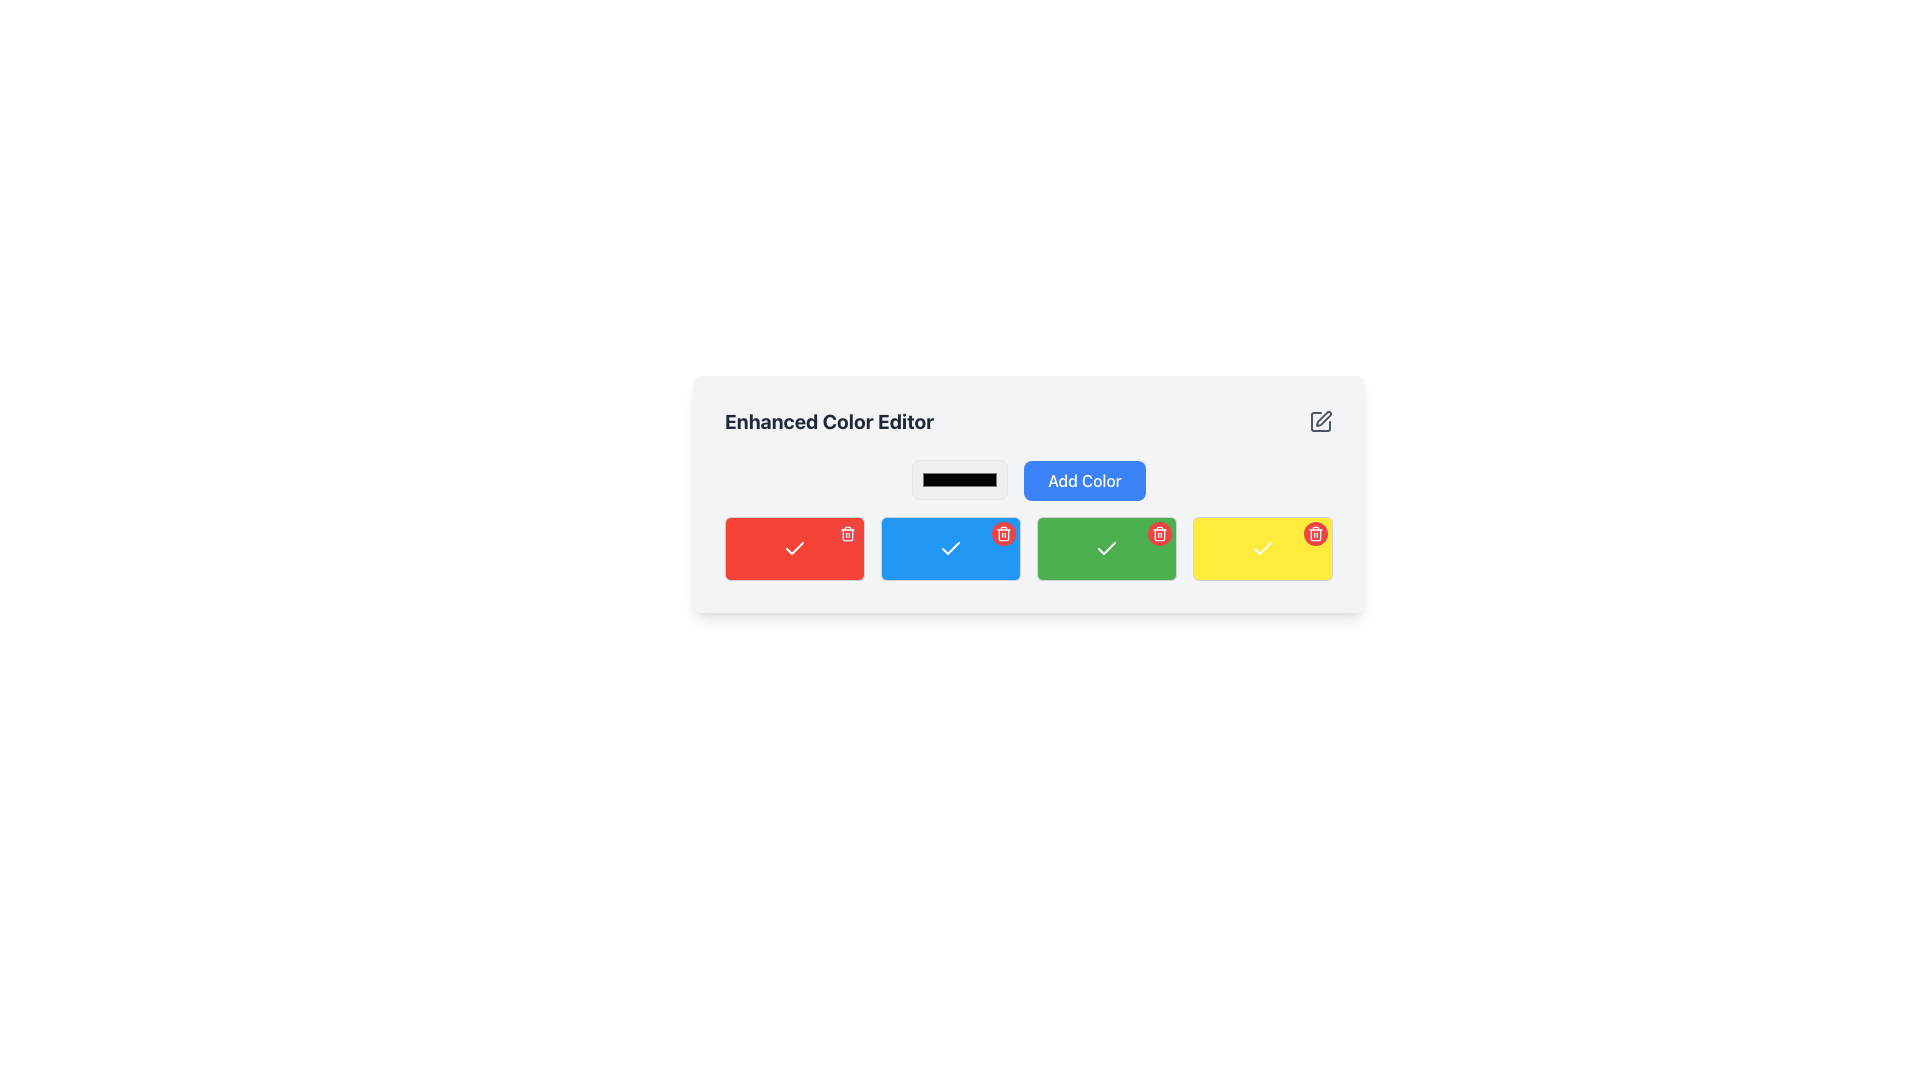  Describe the element at coordinates (949, 547) in the screenshot. I see `the blue button containing the checkmark-shaped icon, which is located in the second position of a row of four color-coded buttons` at that location.